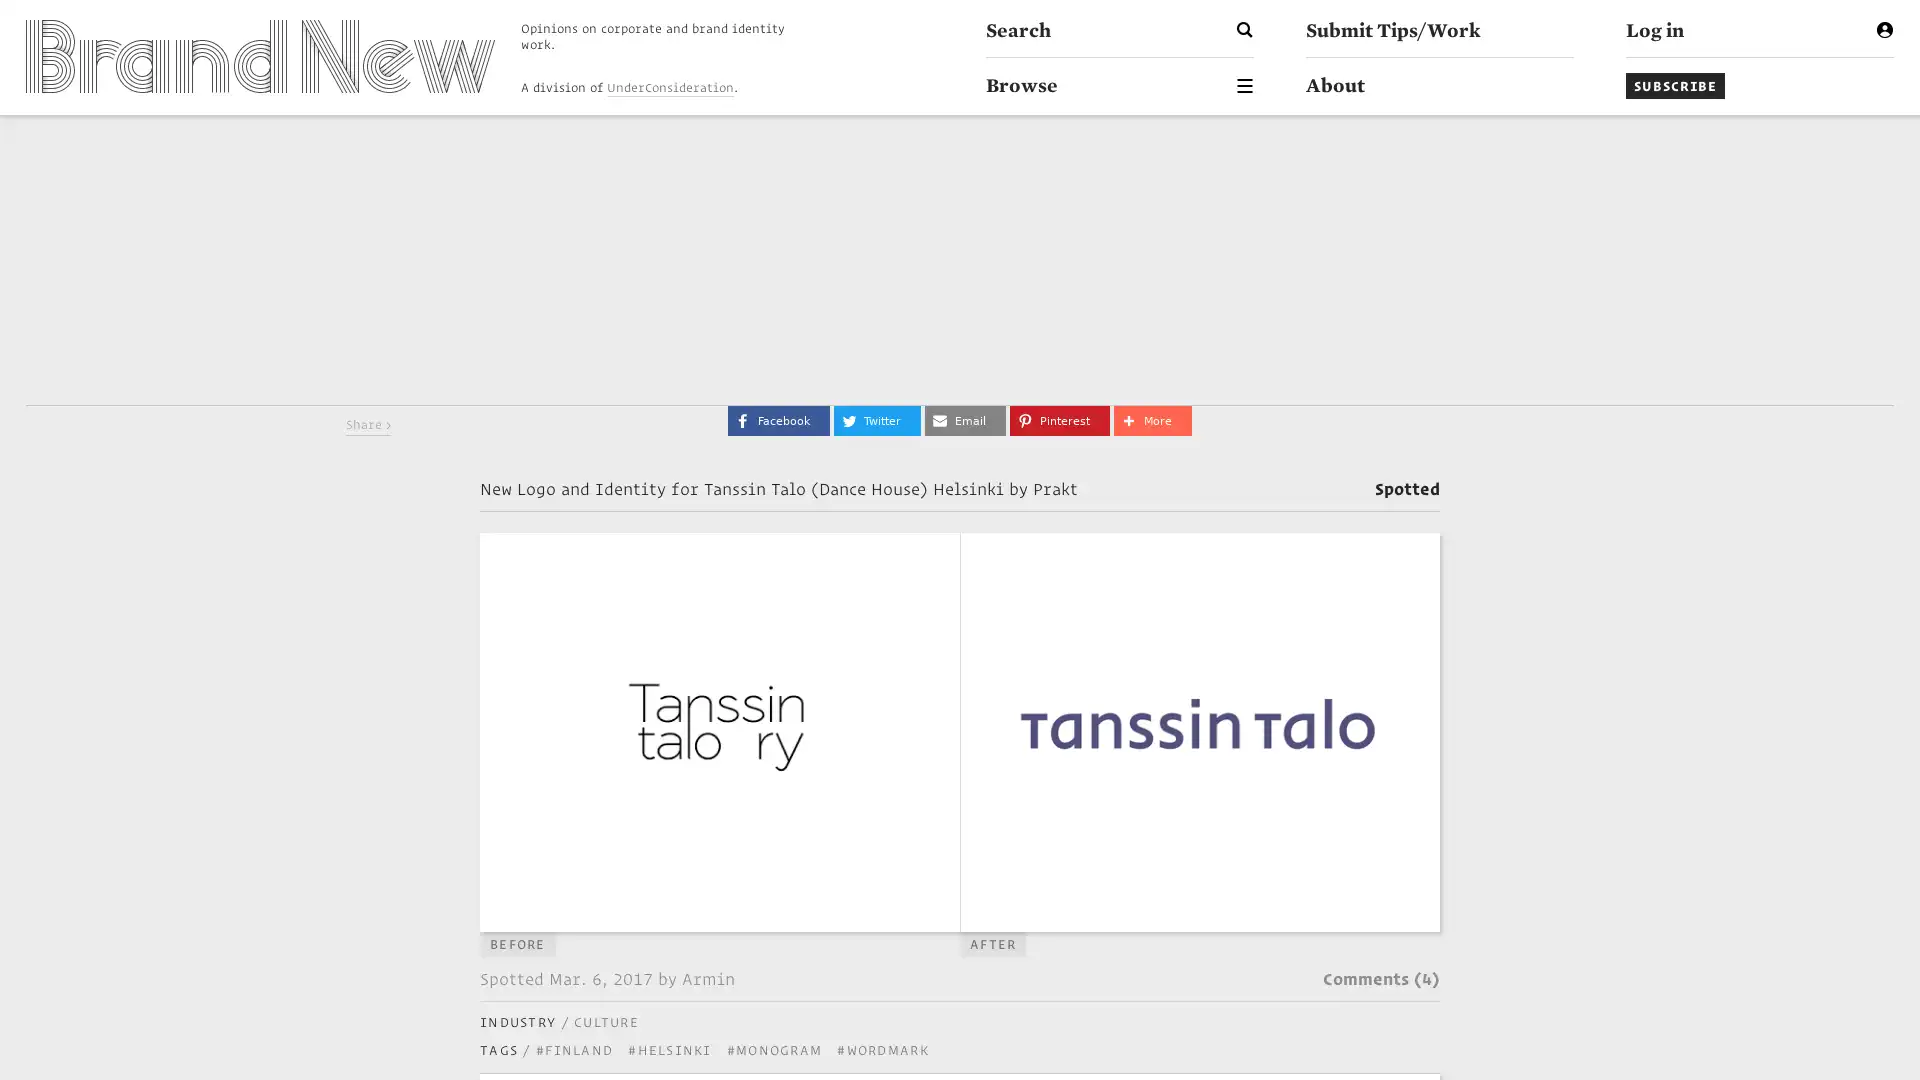 This screenshot has width=1920, height=1080. What do you see at coordinates (777, 419) in the screenshot?
I see `Share to Facebook Facebook` at bounding box center [777, 419].